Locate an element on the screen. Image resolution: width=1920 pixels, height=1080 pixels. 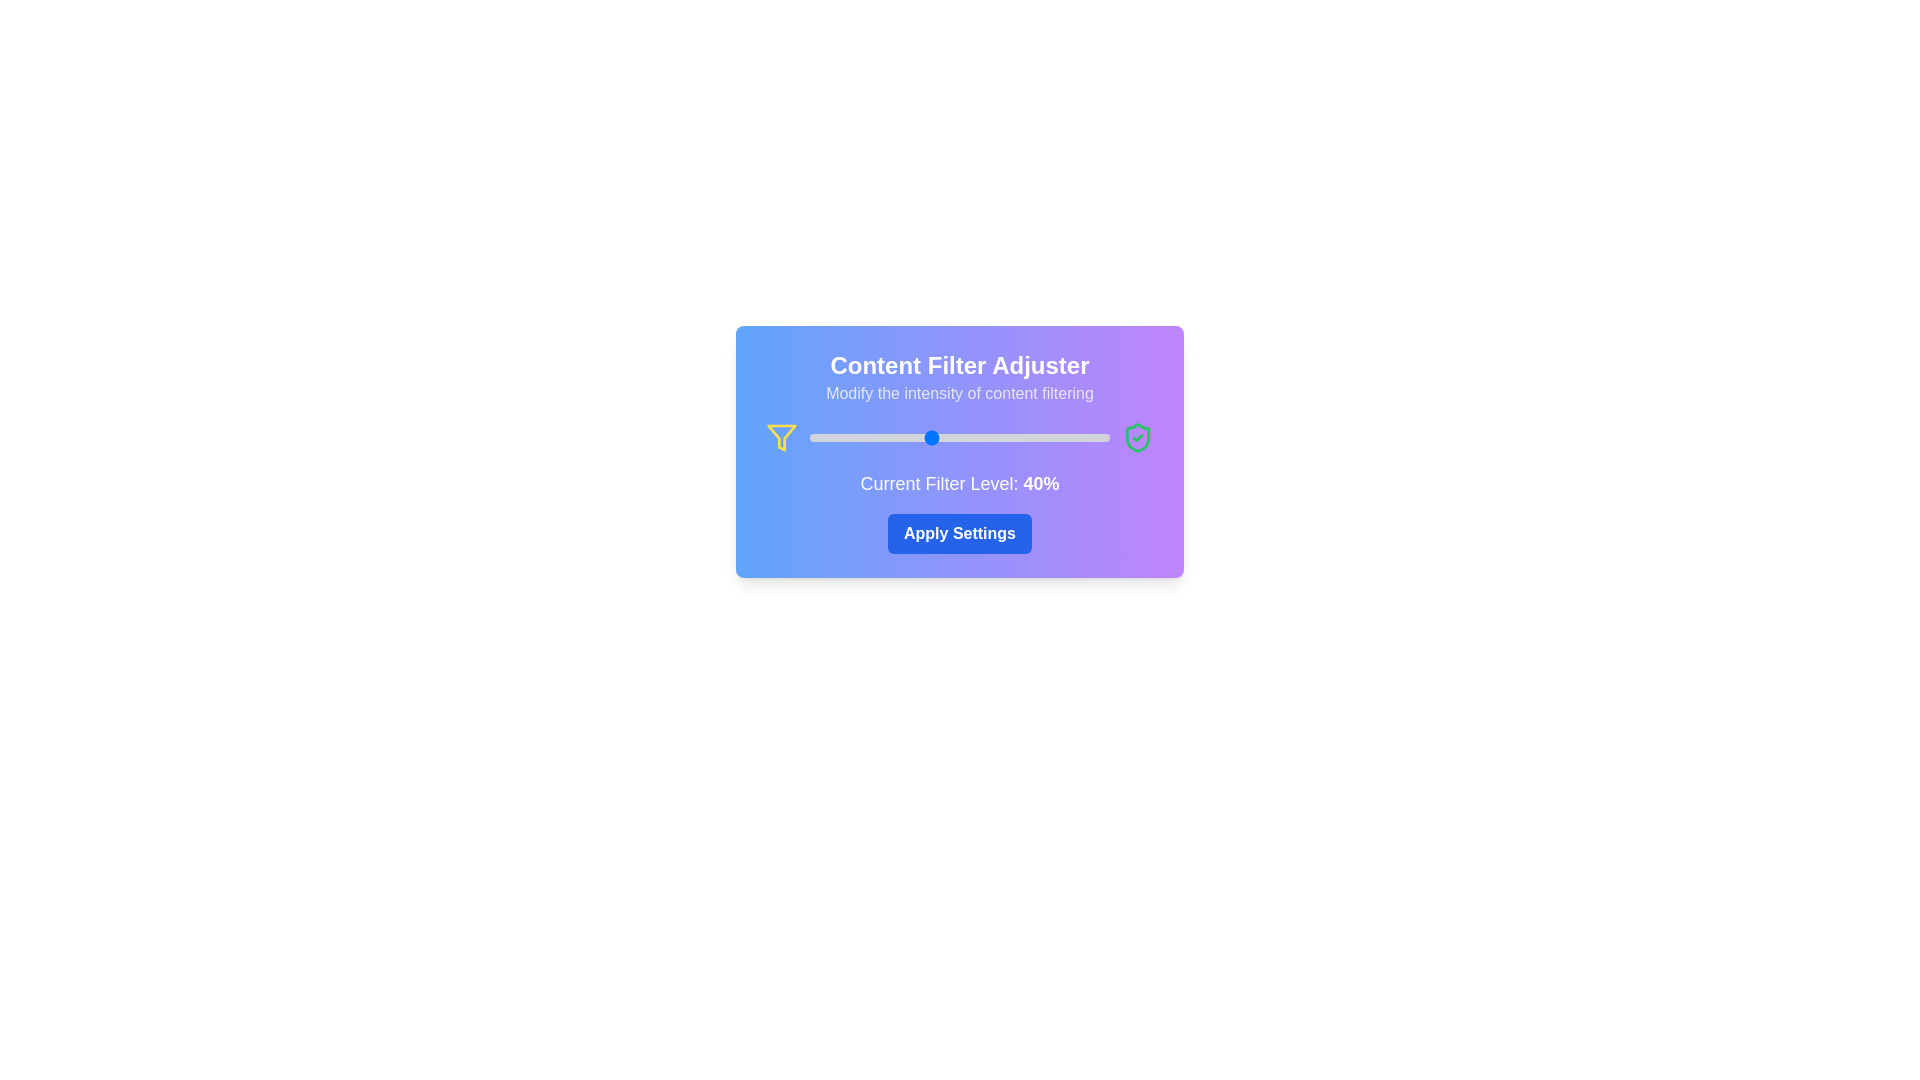
the slider to set the filter level to 81% is located at coordinates (1051, 437).